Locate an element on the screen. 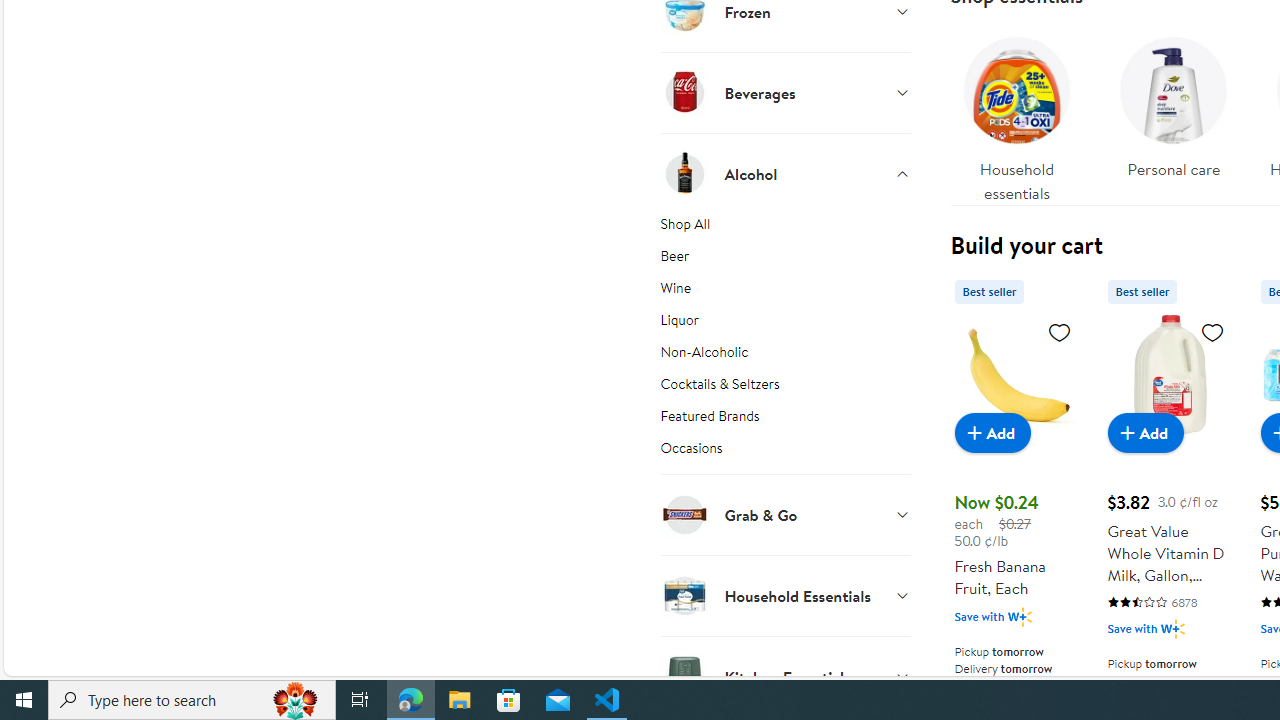  'Beer' is located at coordinates (784, 259).